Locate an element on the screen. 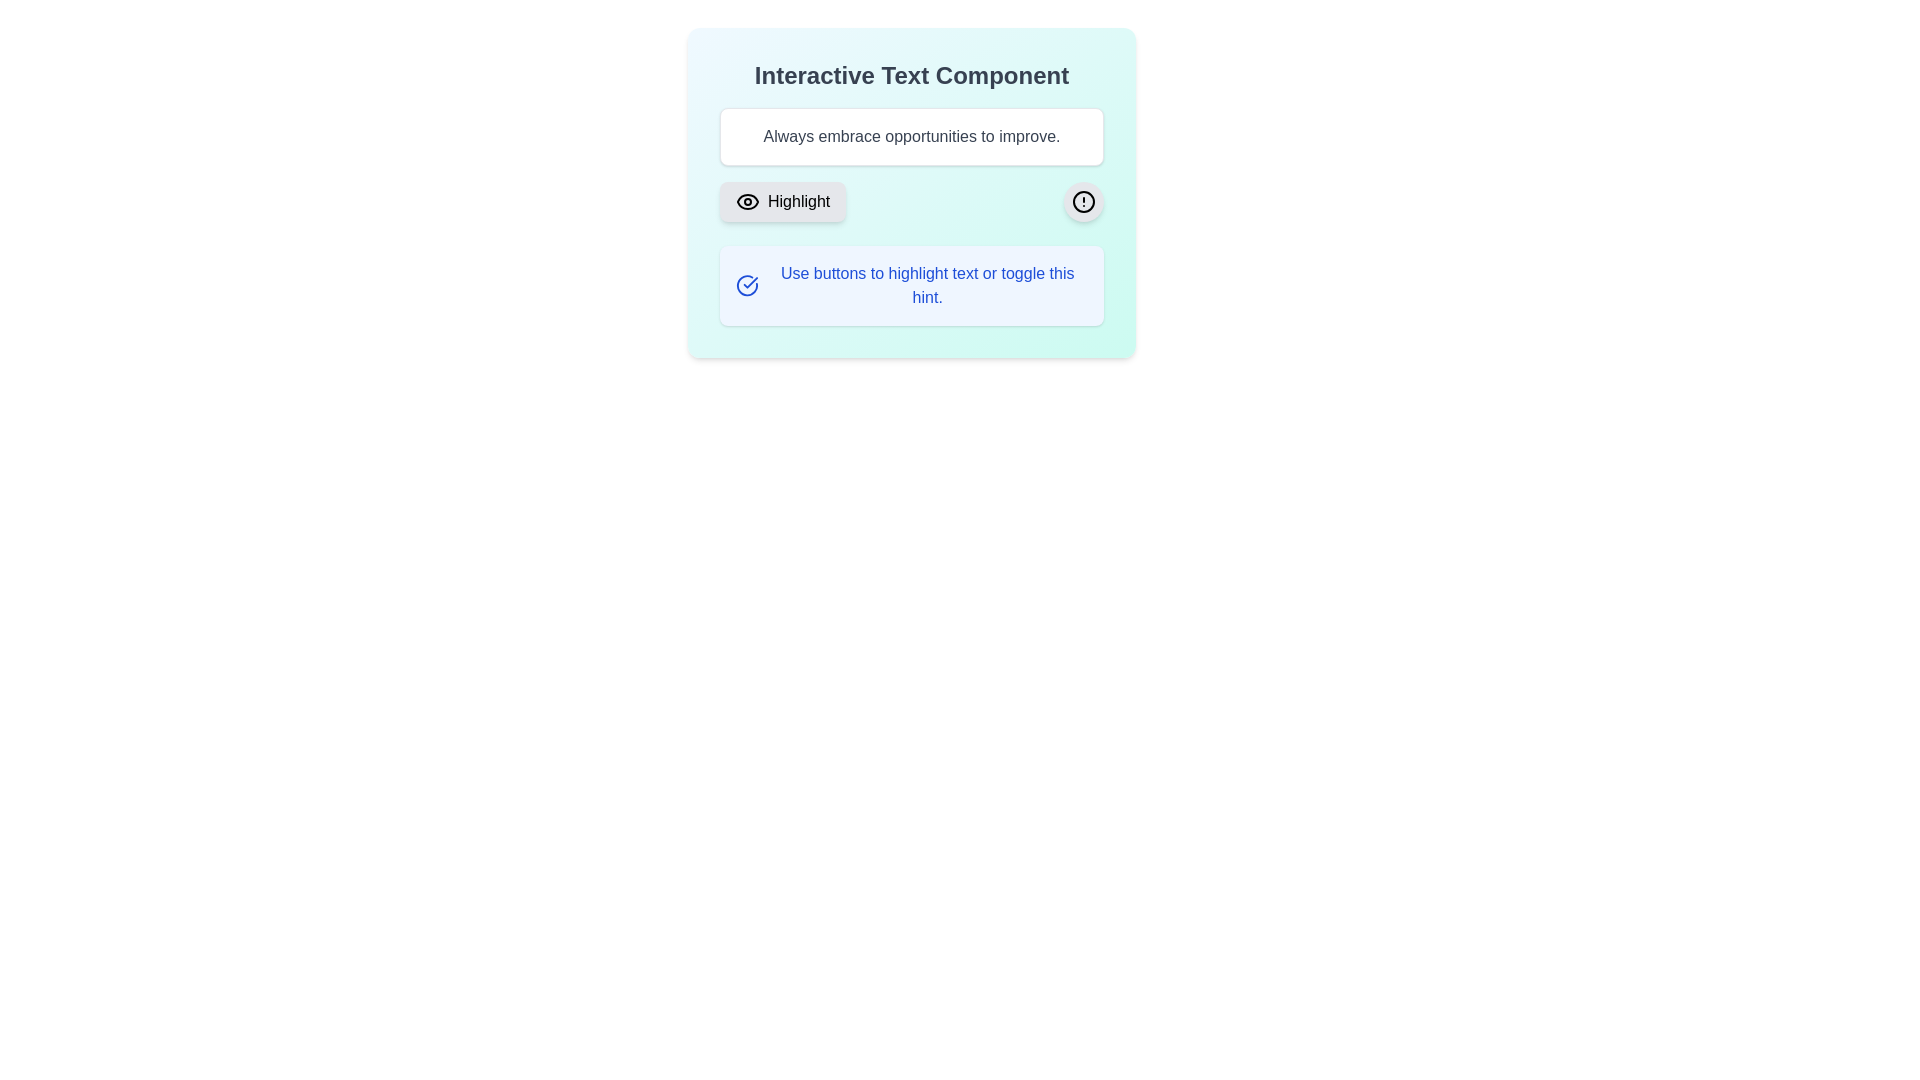 The image size is (1920, 1080). the informational message box with a checkmark icon and text that states 'Use buttons is located at coordinates (911, 285).